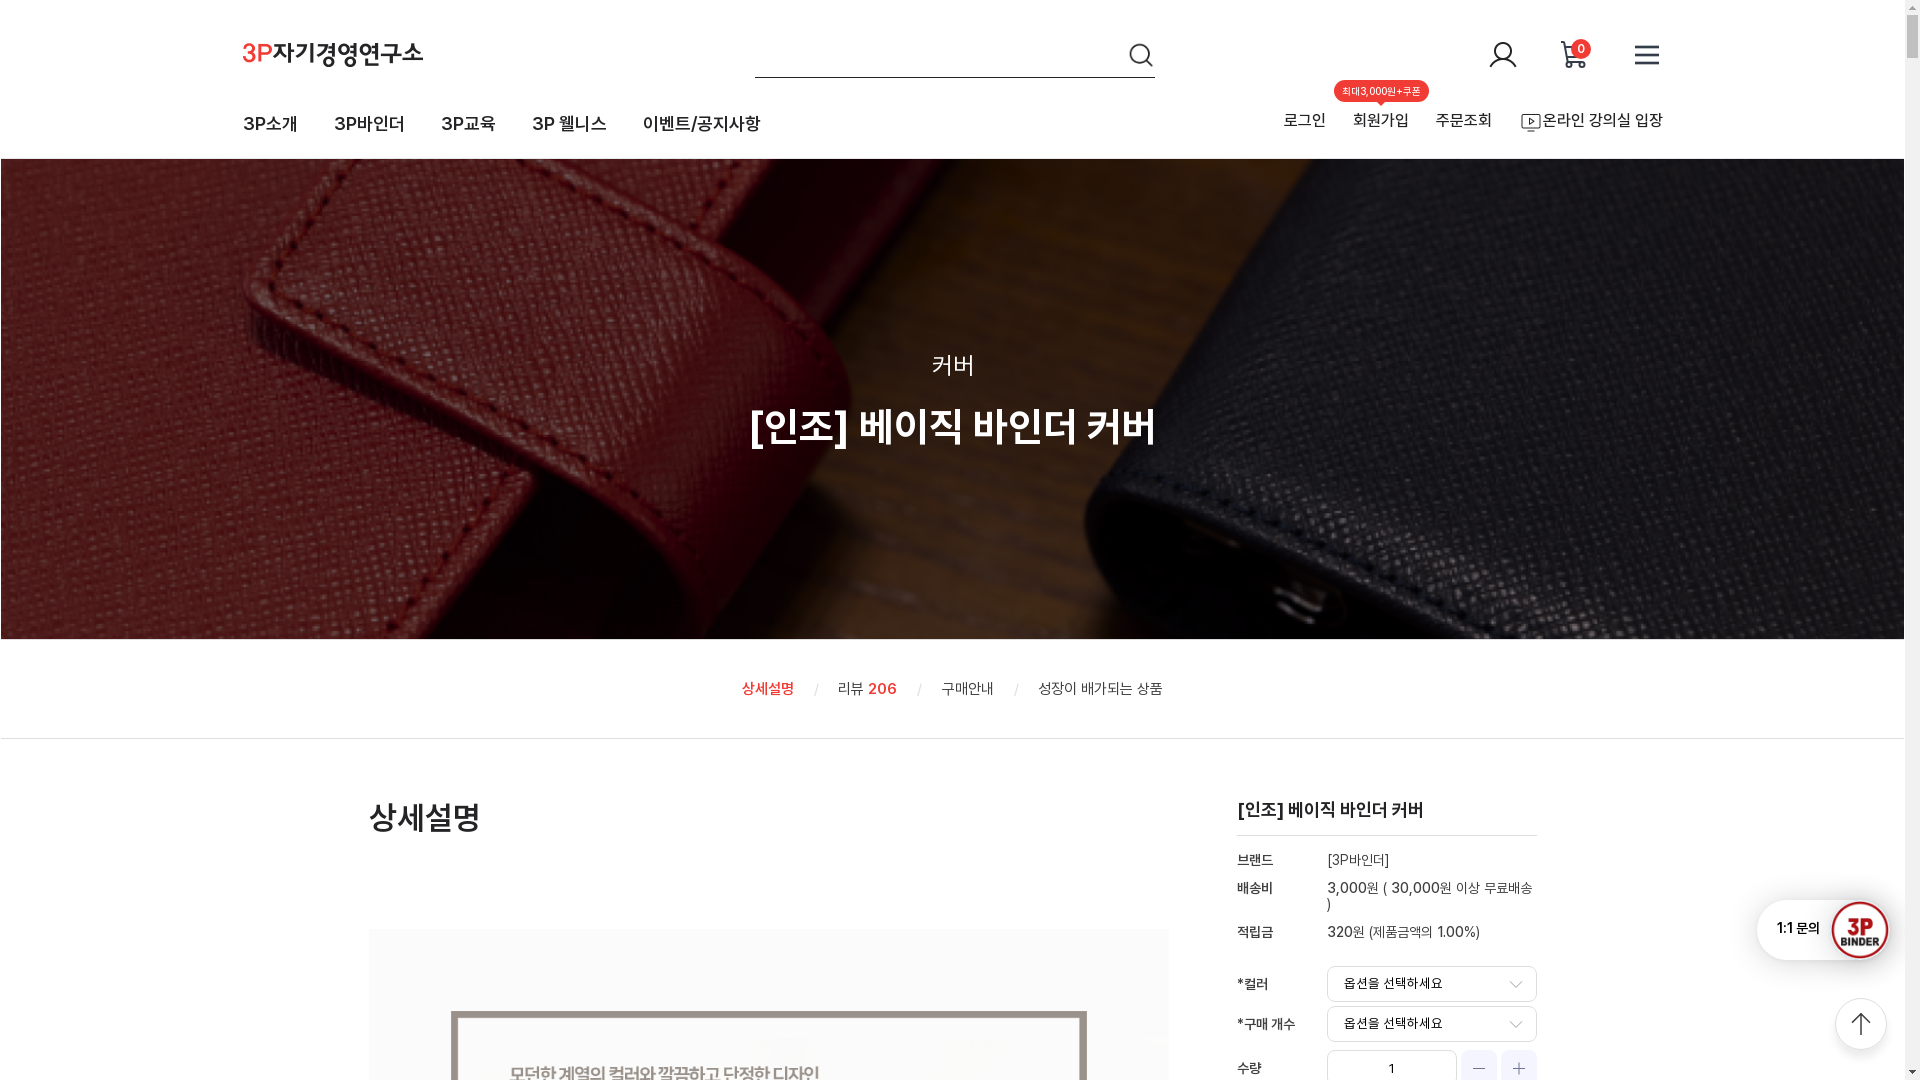  I want to click on '0', so click(1557, 53).